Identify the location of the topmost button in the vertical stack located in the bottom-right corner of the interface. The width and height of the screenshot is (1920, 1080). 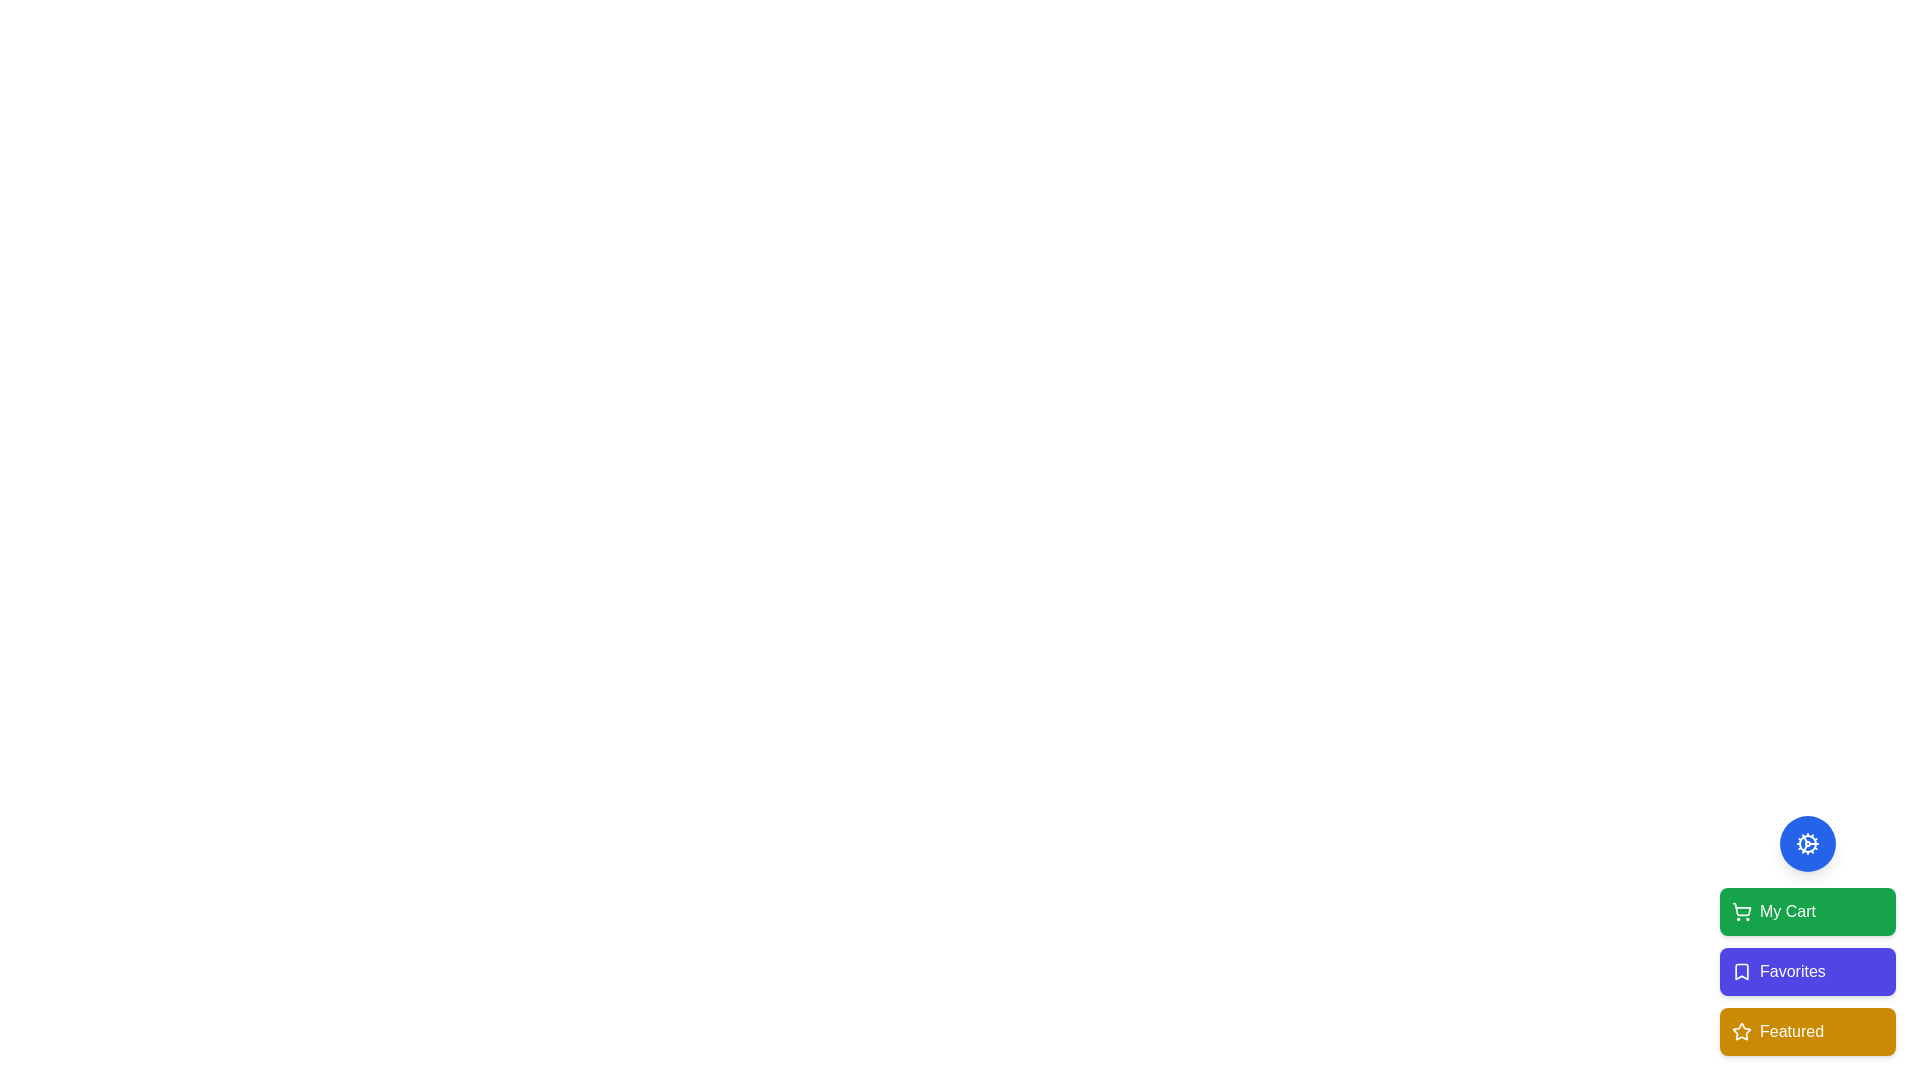
(1808, 911).